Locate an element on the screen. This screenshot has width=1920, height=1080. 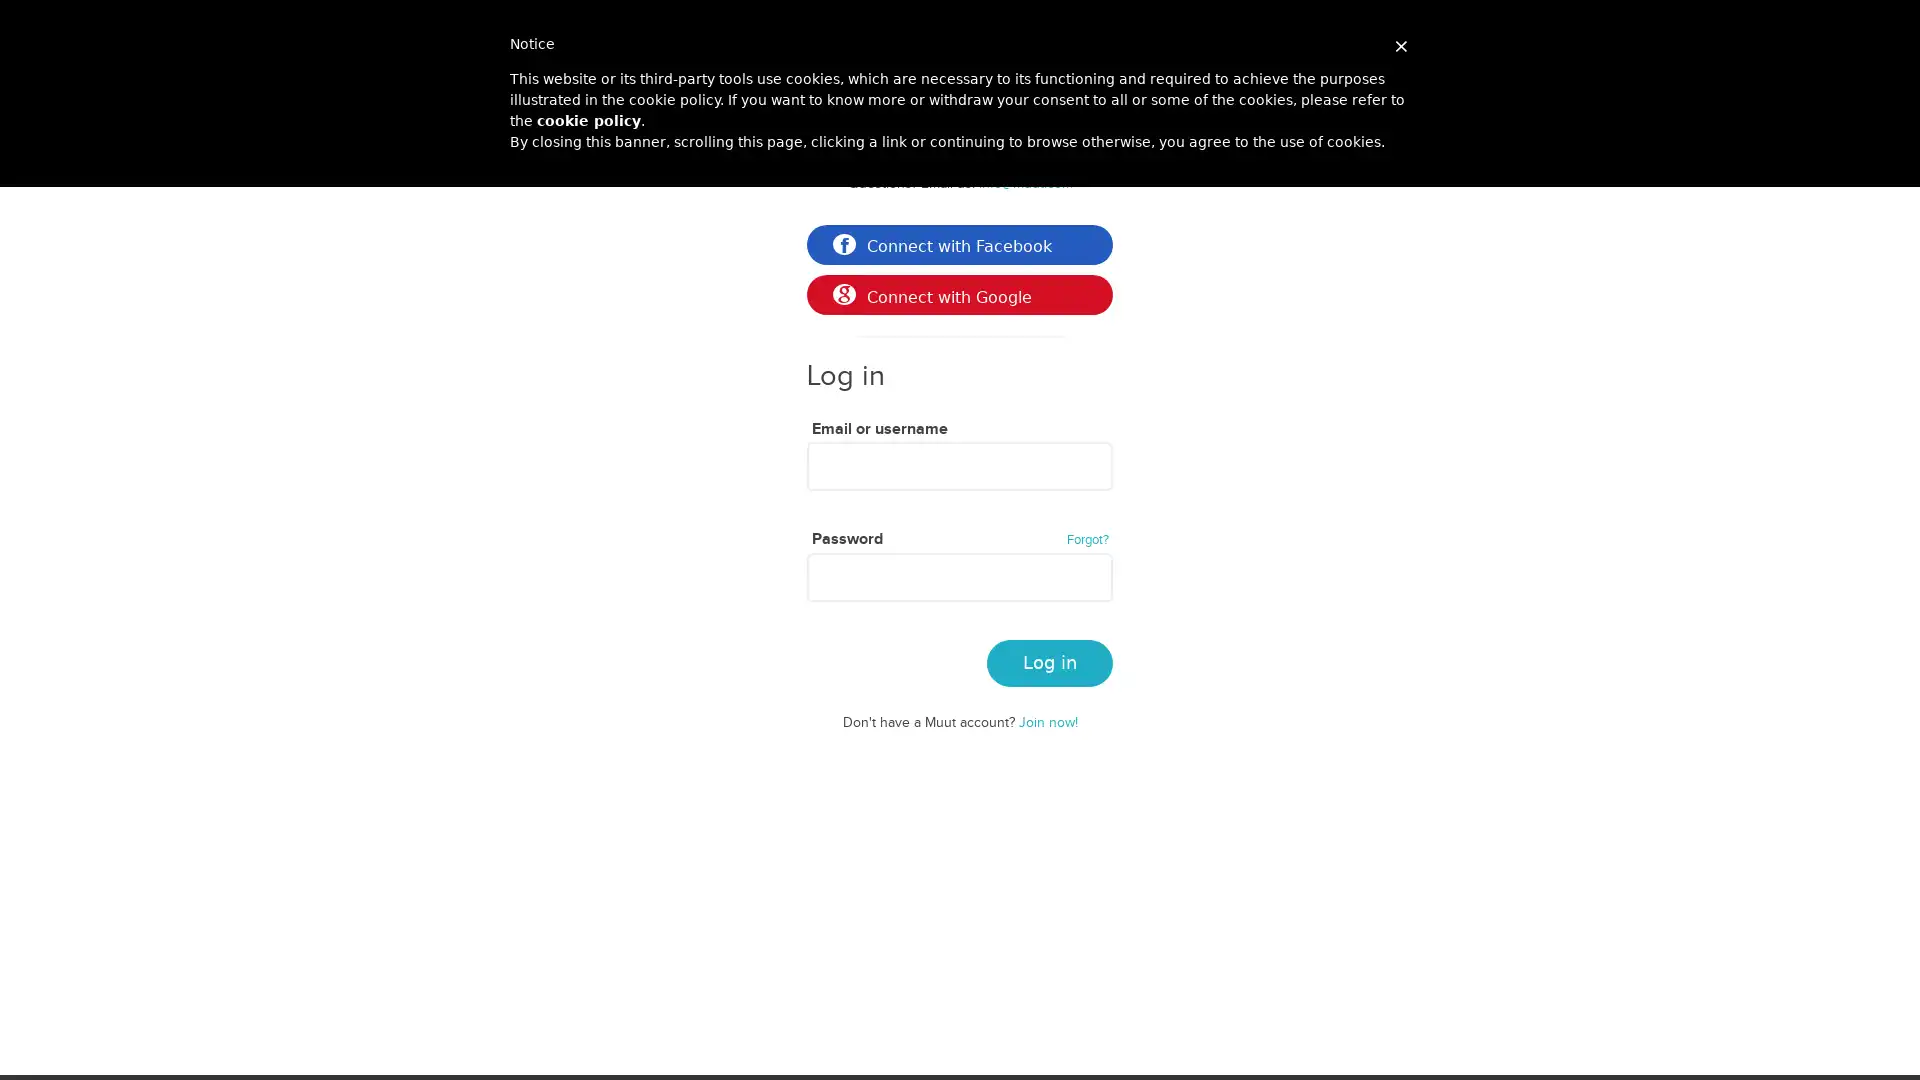
Log in is located at coordinates (1049, 662).